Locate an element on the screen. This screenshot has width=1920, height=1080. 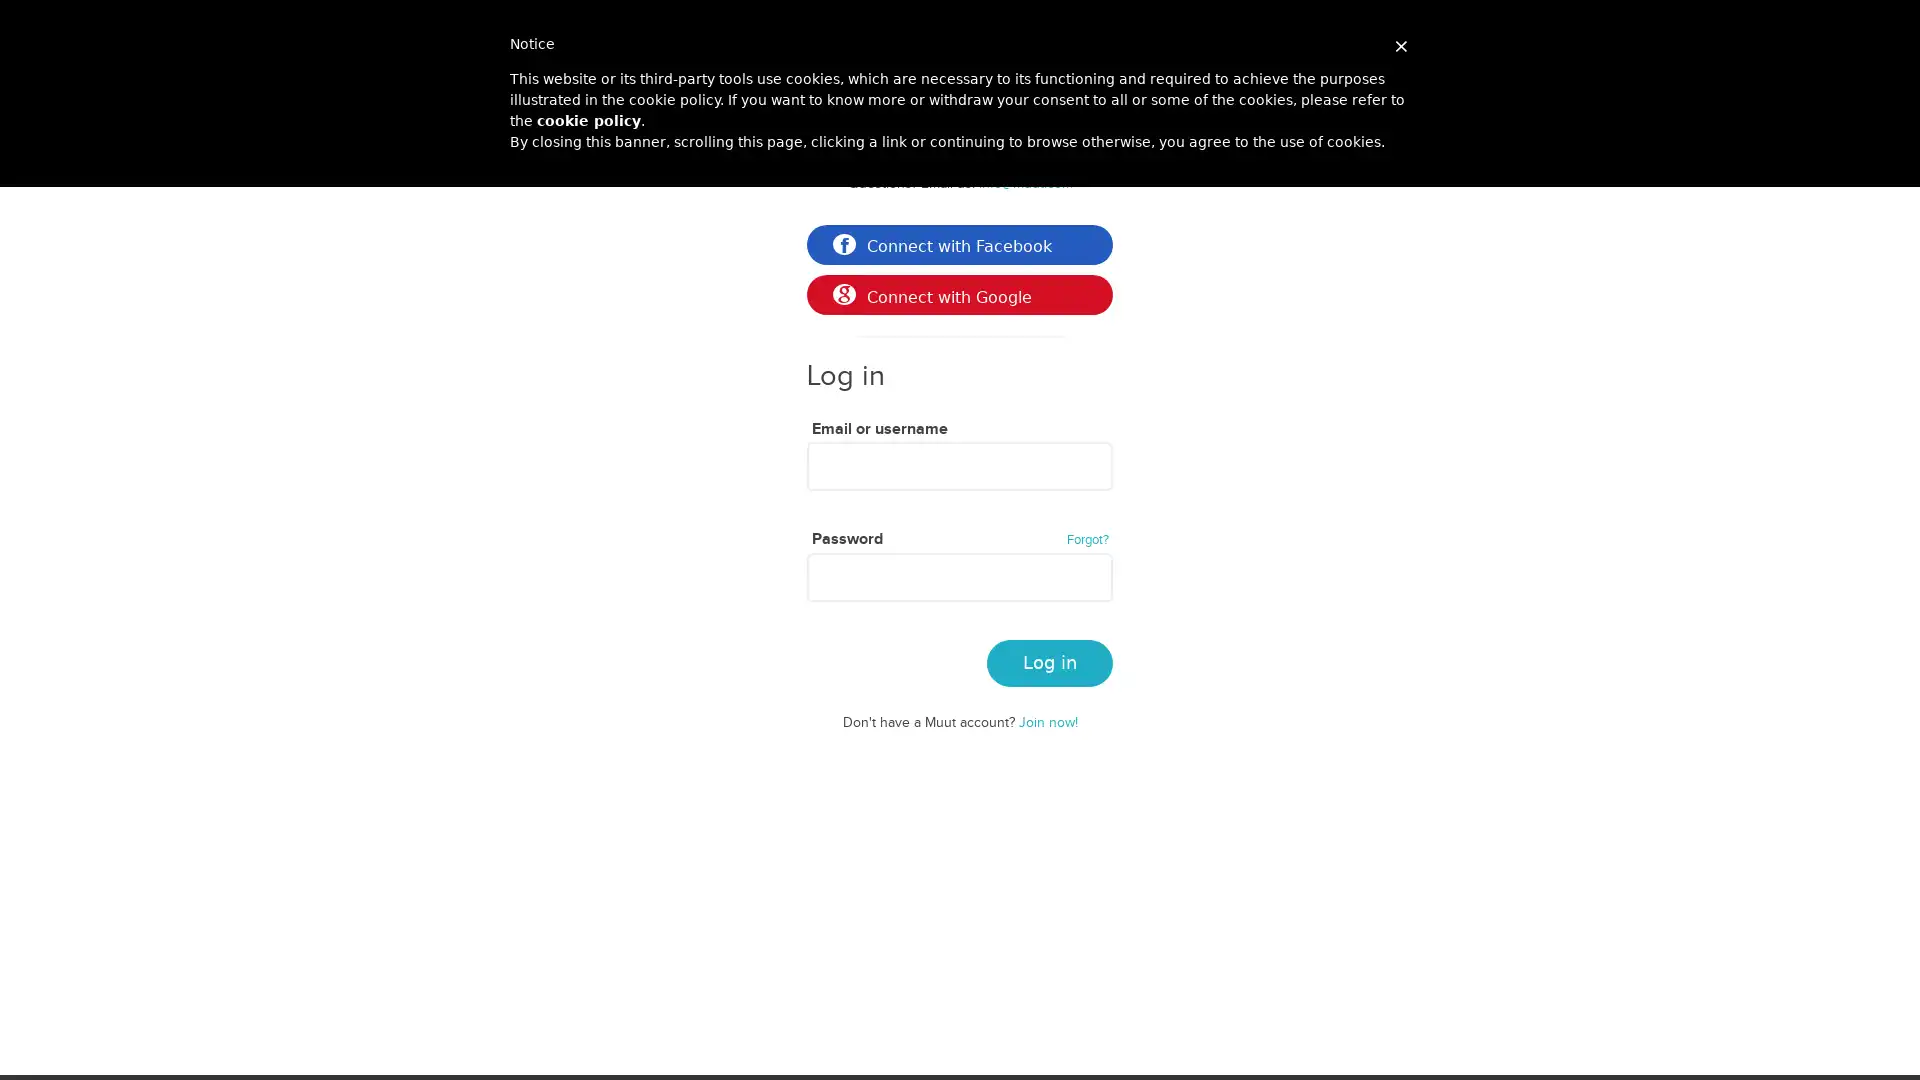
Log in is located at coordinates (1049, 662).